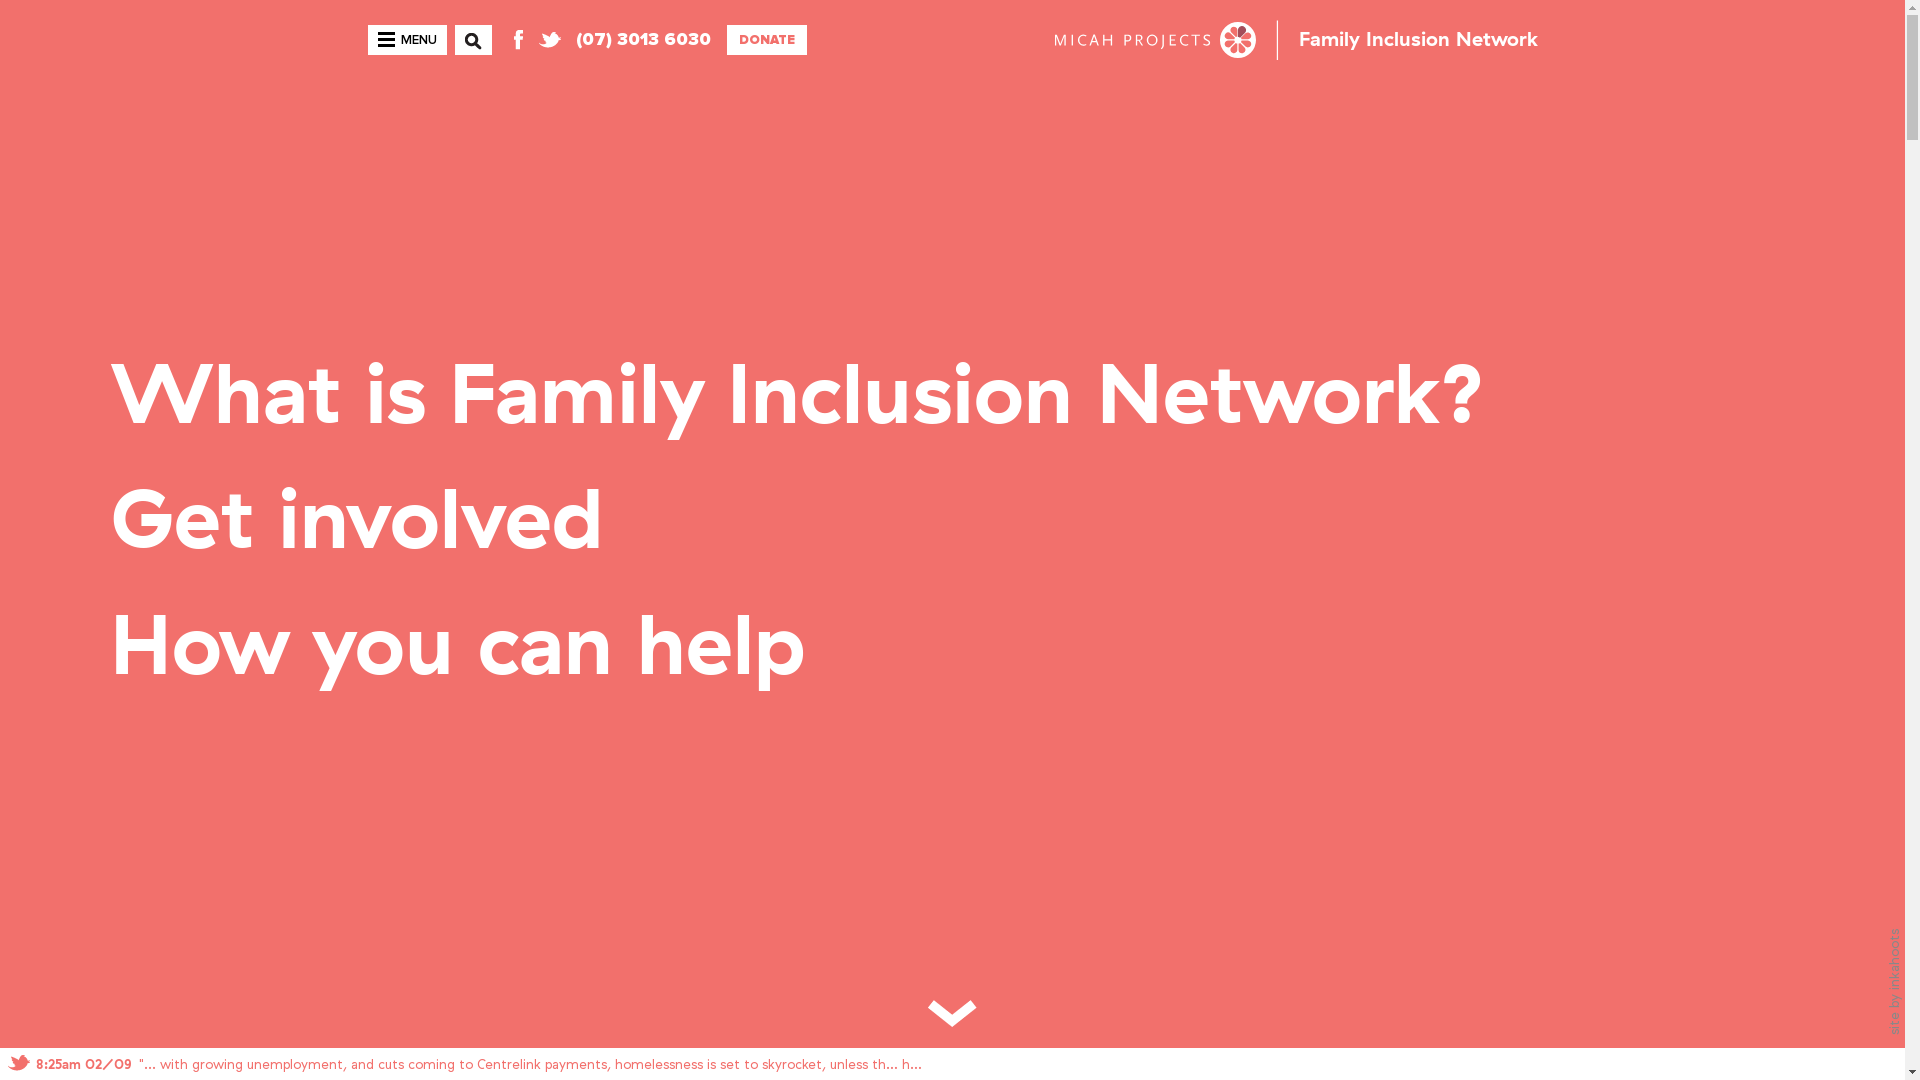 The height and width of the screenshot is (1080, 1920). I want to click on 'Family Inclusion Network', so click(1416, 39).